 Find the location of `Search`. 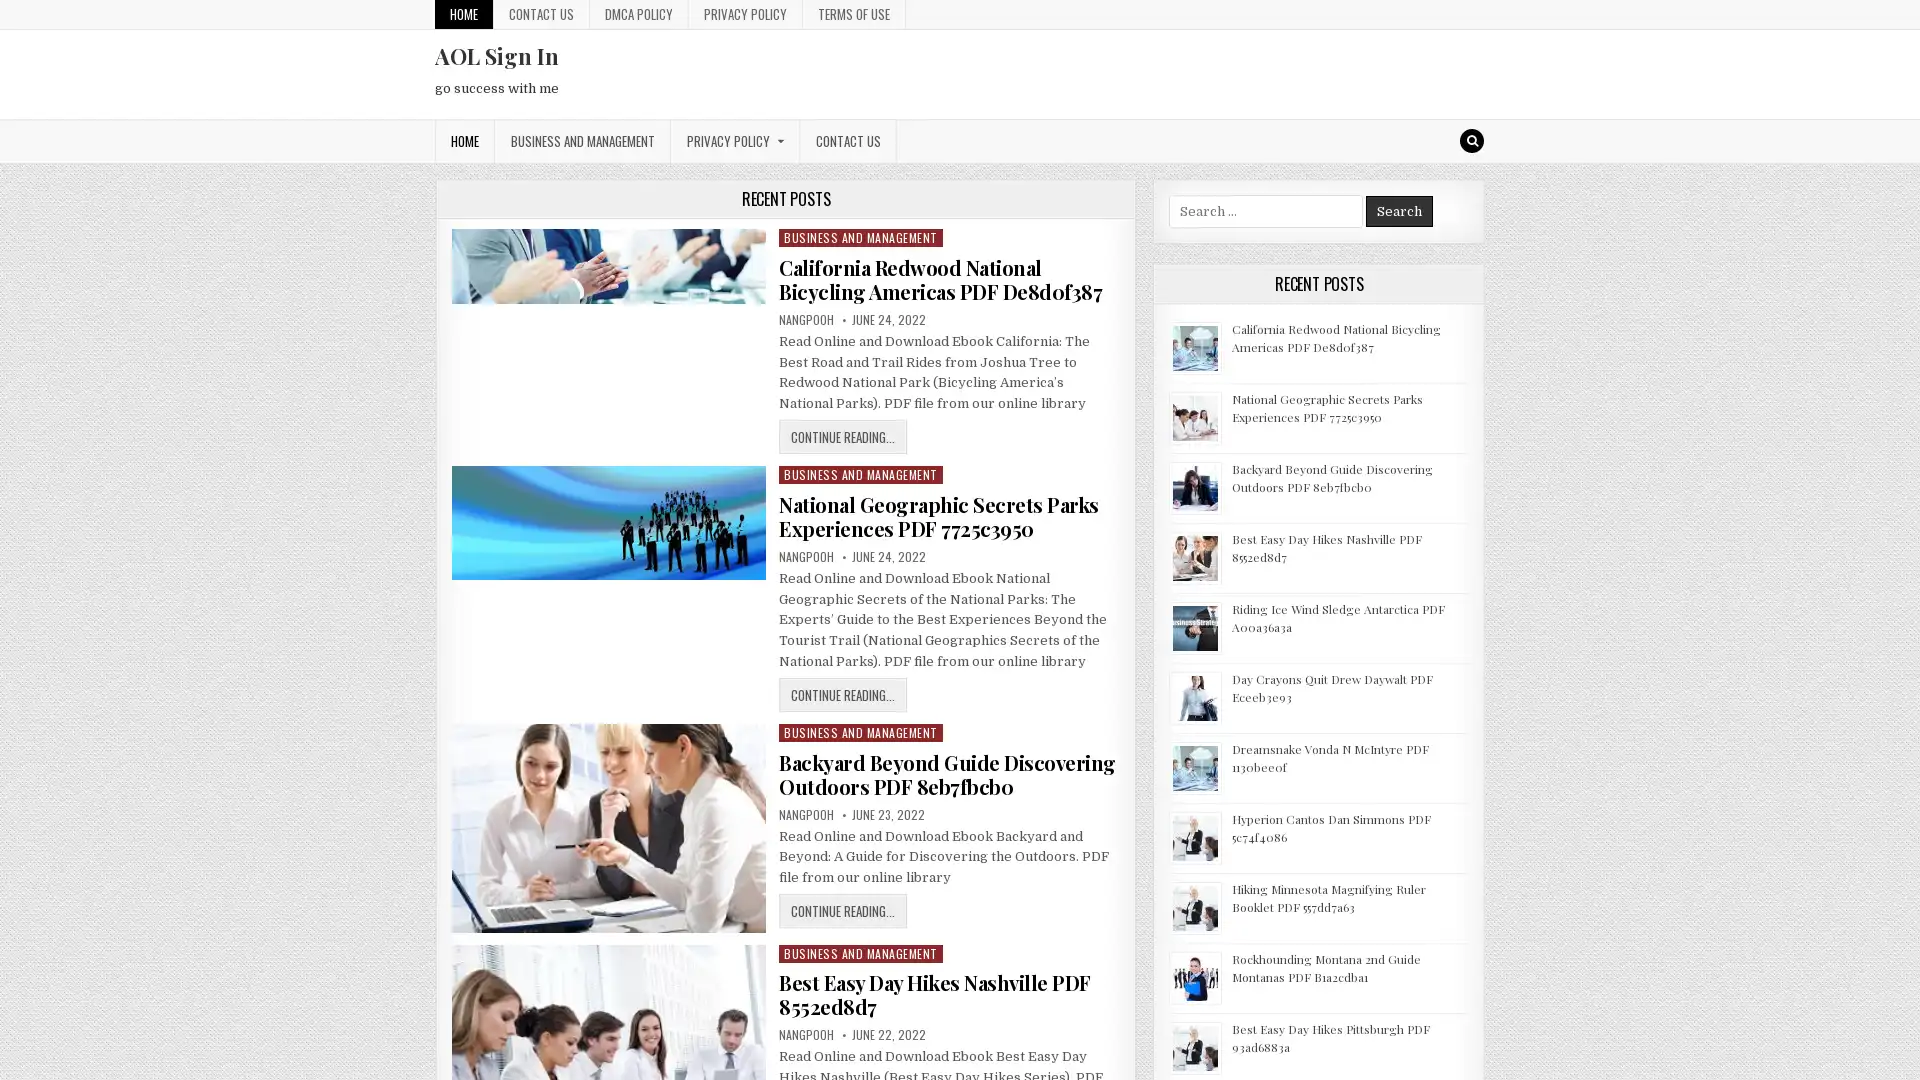

Search is located at coordinates (1398, 211).